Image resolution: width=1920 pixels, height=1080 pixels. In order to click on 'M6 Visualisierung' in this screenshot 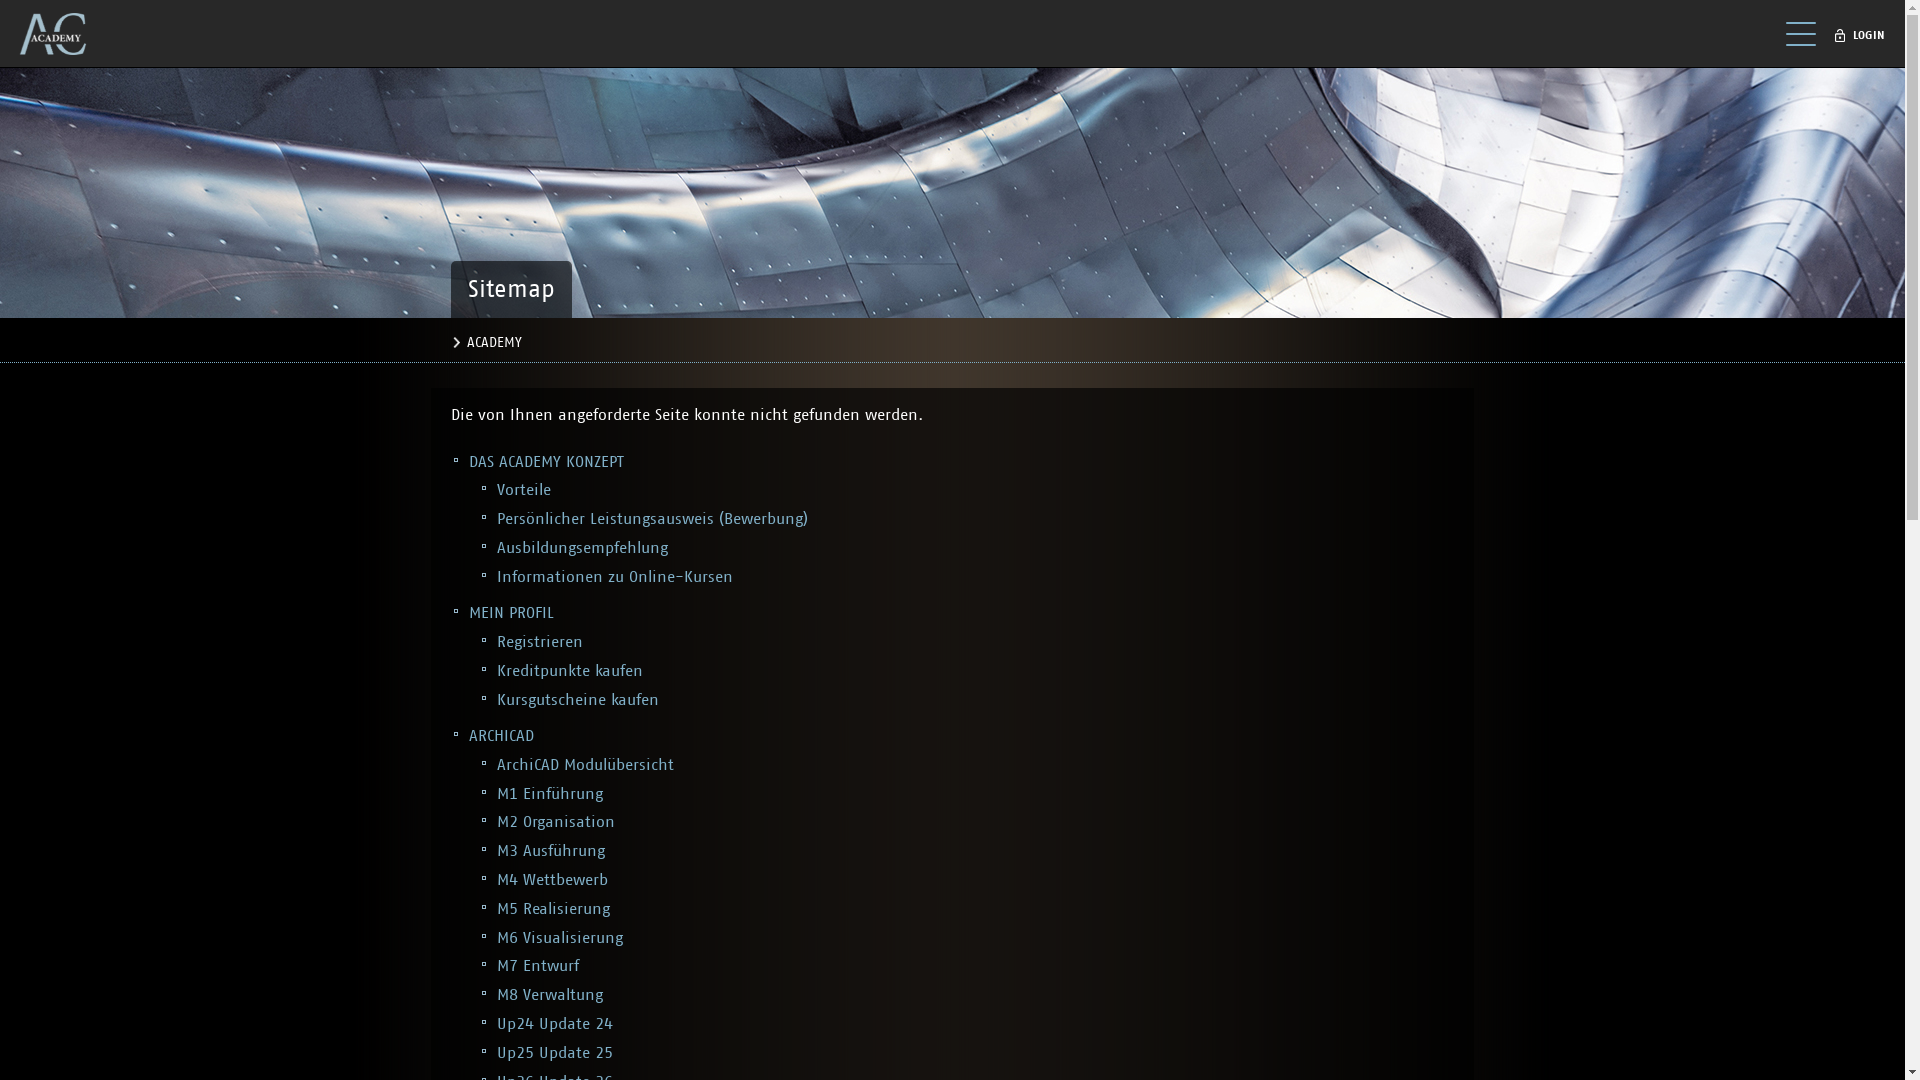, I will do `click(560, 937)`.